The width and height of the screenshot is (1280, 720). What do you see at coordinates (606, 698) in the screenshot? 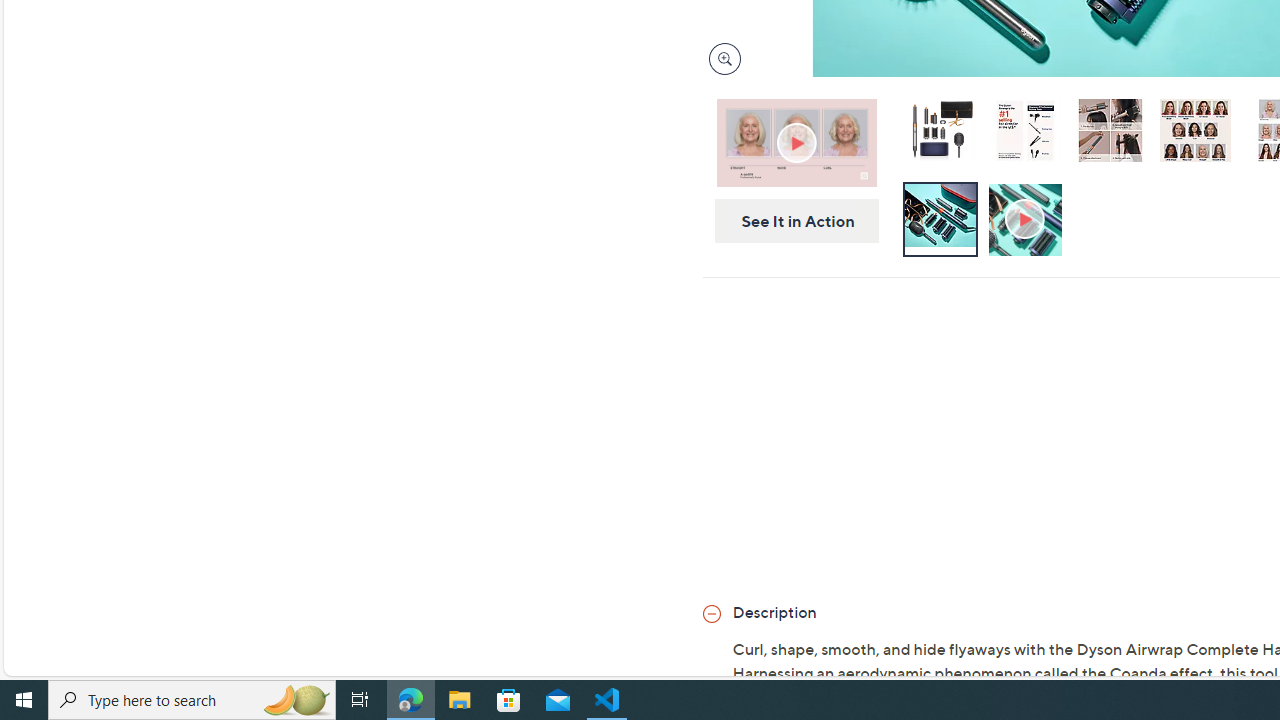
I see `'Visual Studio Code - 1 running window'` at bounding box center [606, 698].